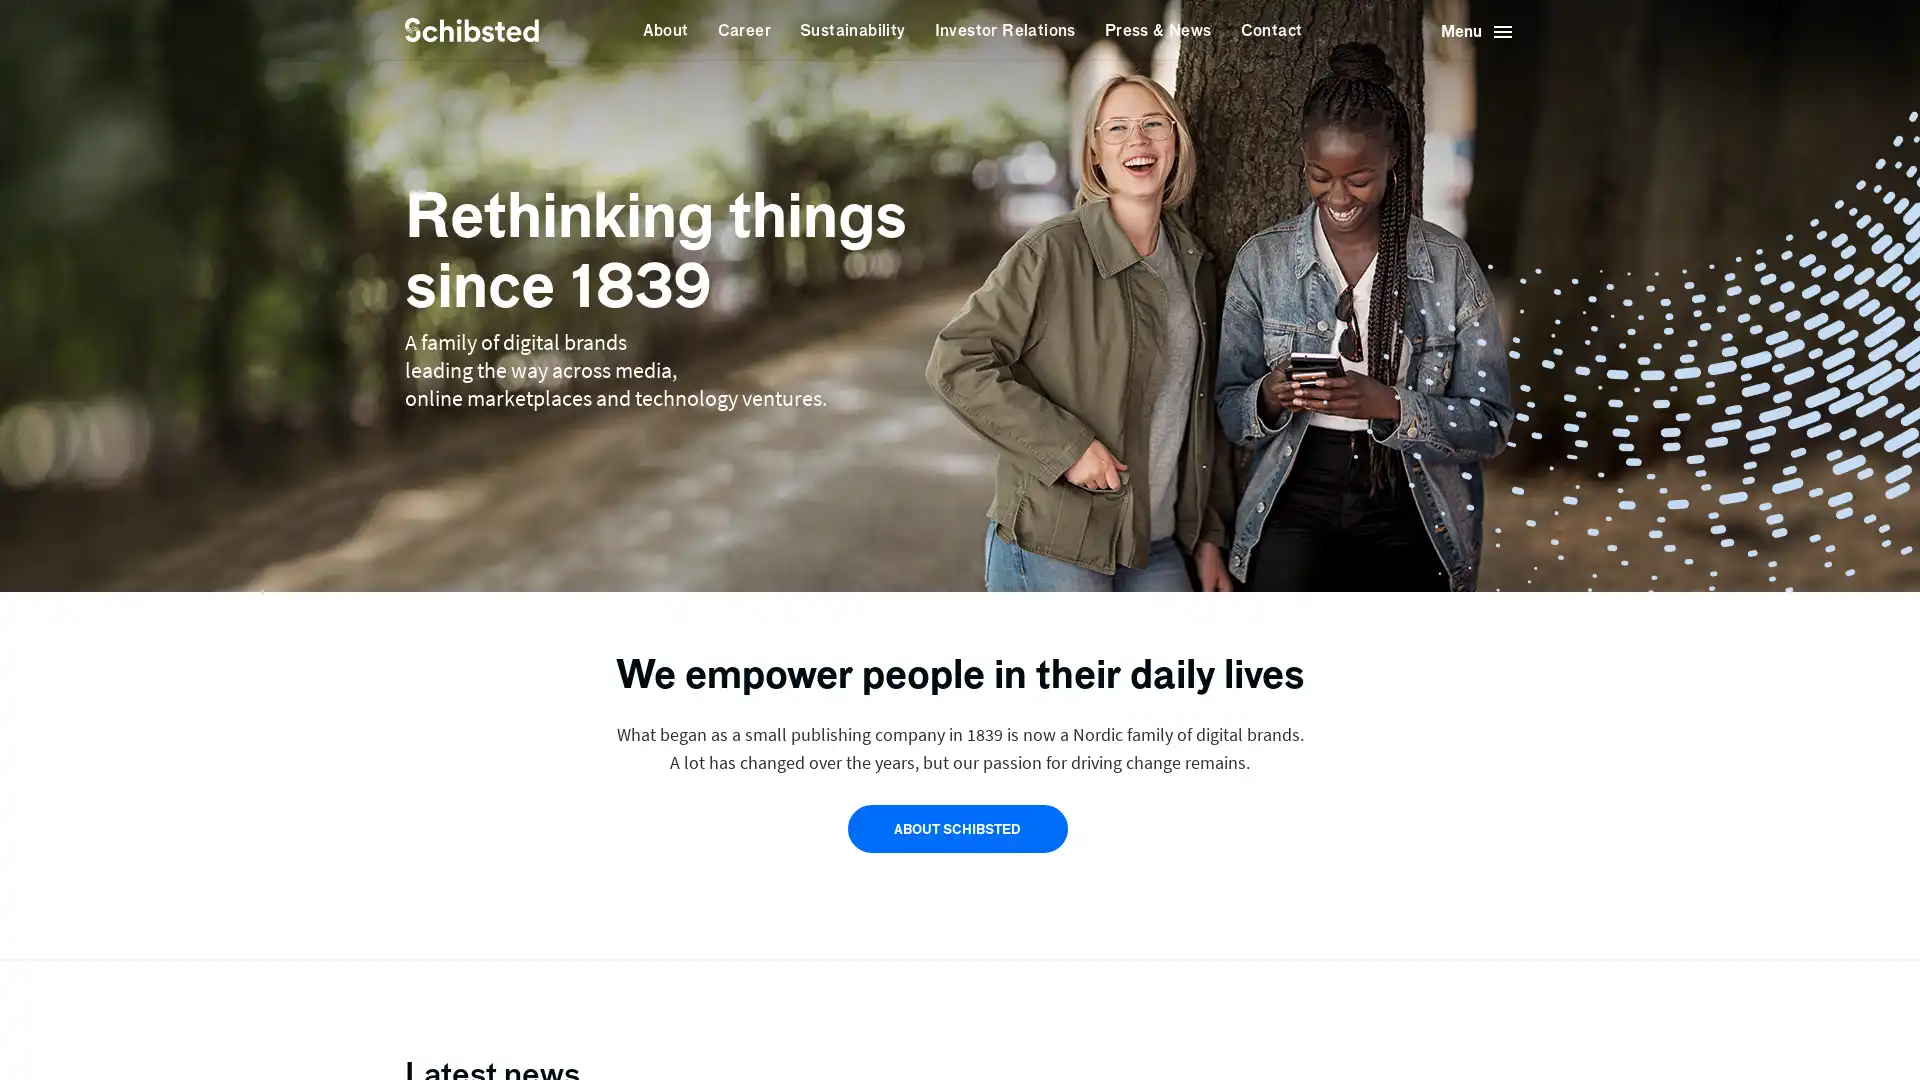 The width and height of the screenshot is (1920, 1080). Describe the element at coordinates (570, 30) in the screenshot. I see `search` at that location.